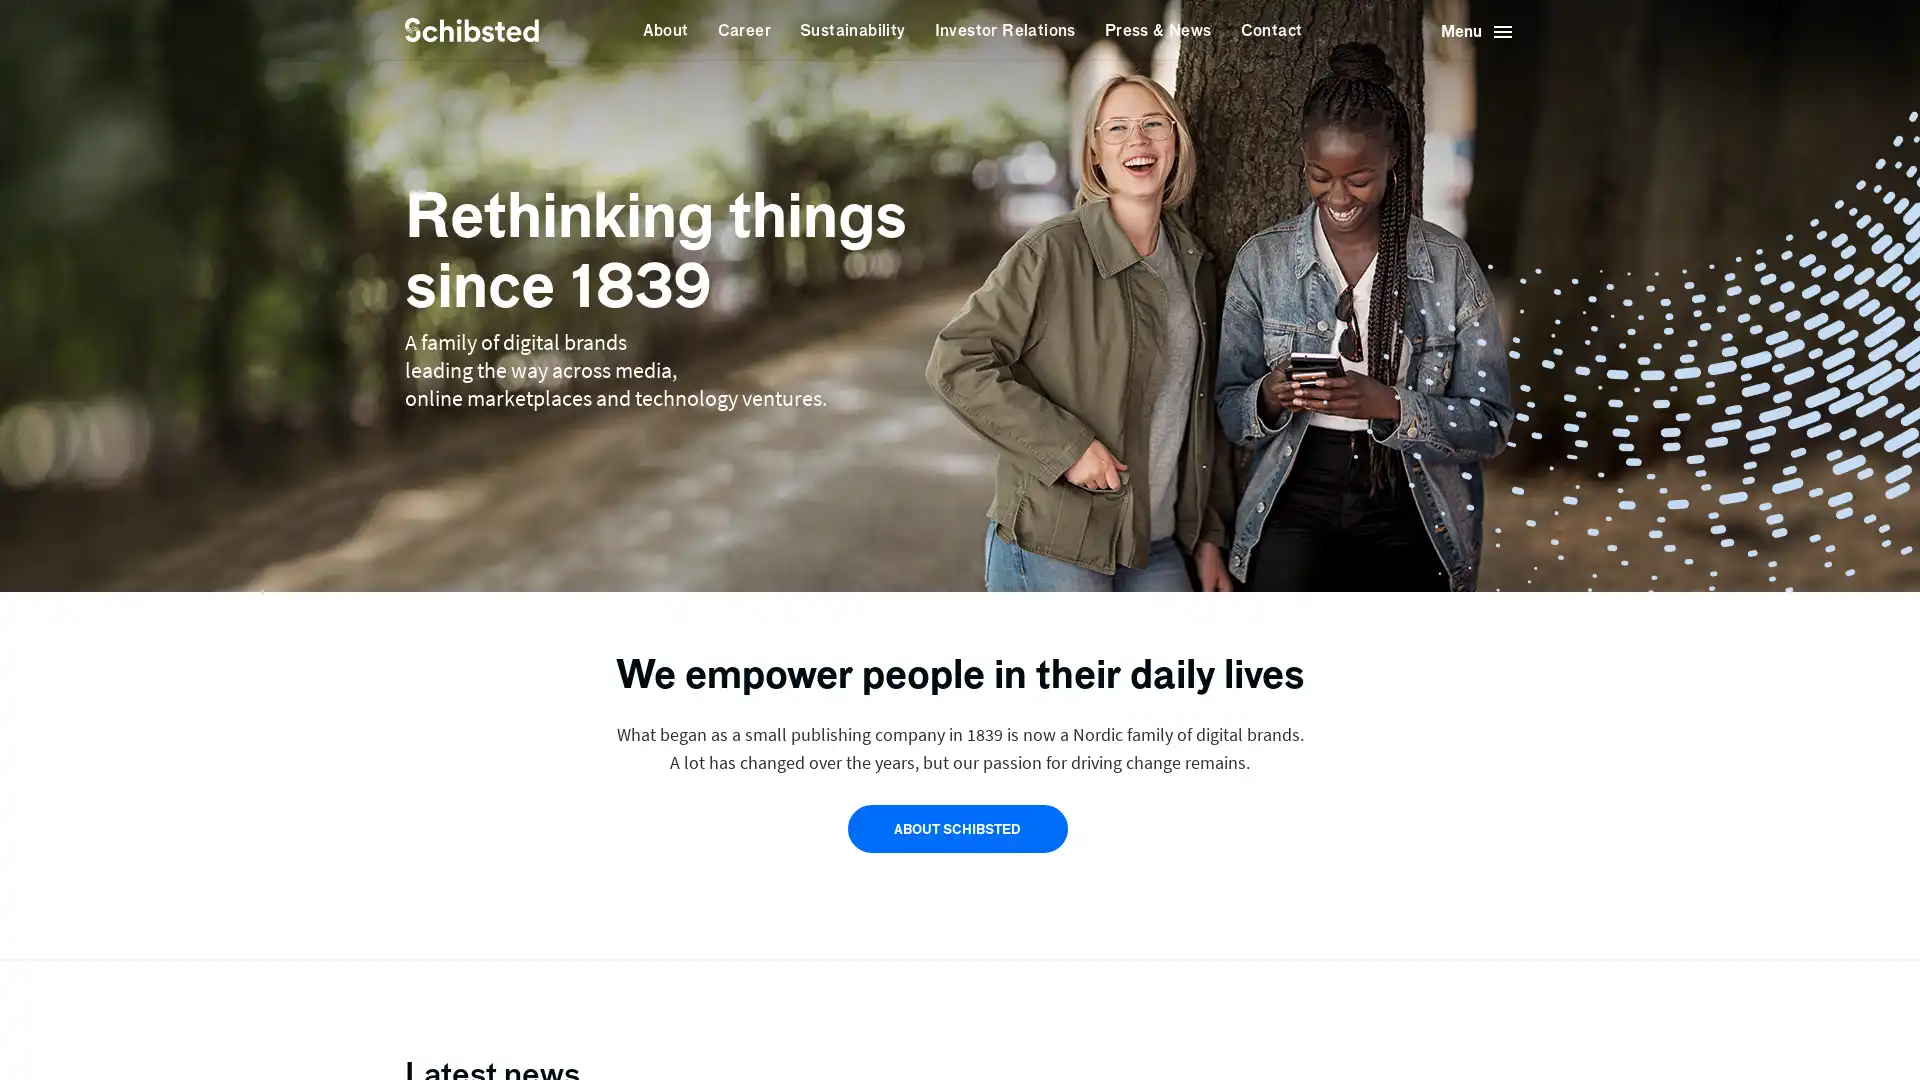 The width and height of the screenshot is (1920, 1080). Describe the element at coordinates (570, 30) in the screenshot. I see `search` at that location.